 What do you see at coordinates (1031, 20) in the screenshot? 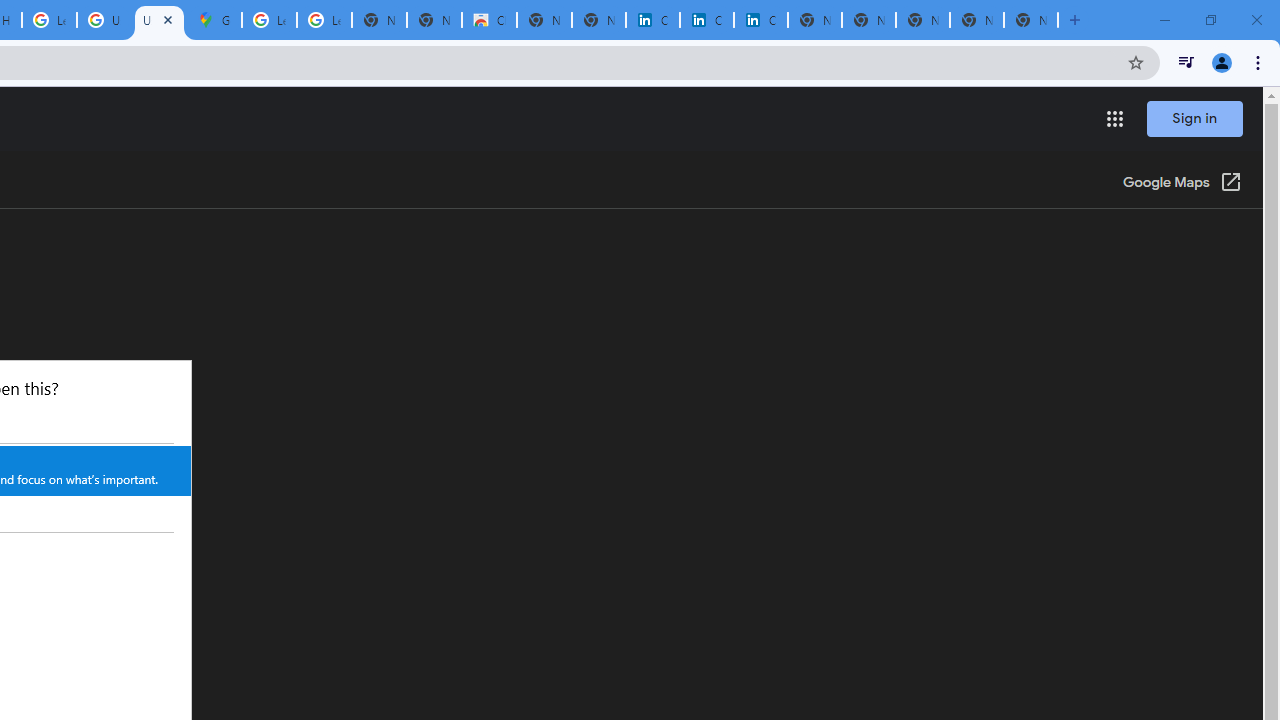
I see `'New Tab'` at bounding box center [1031, 20].